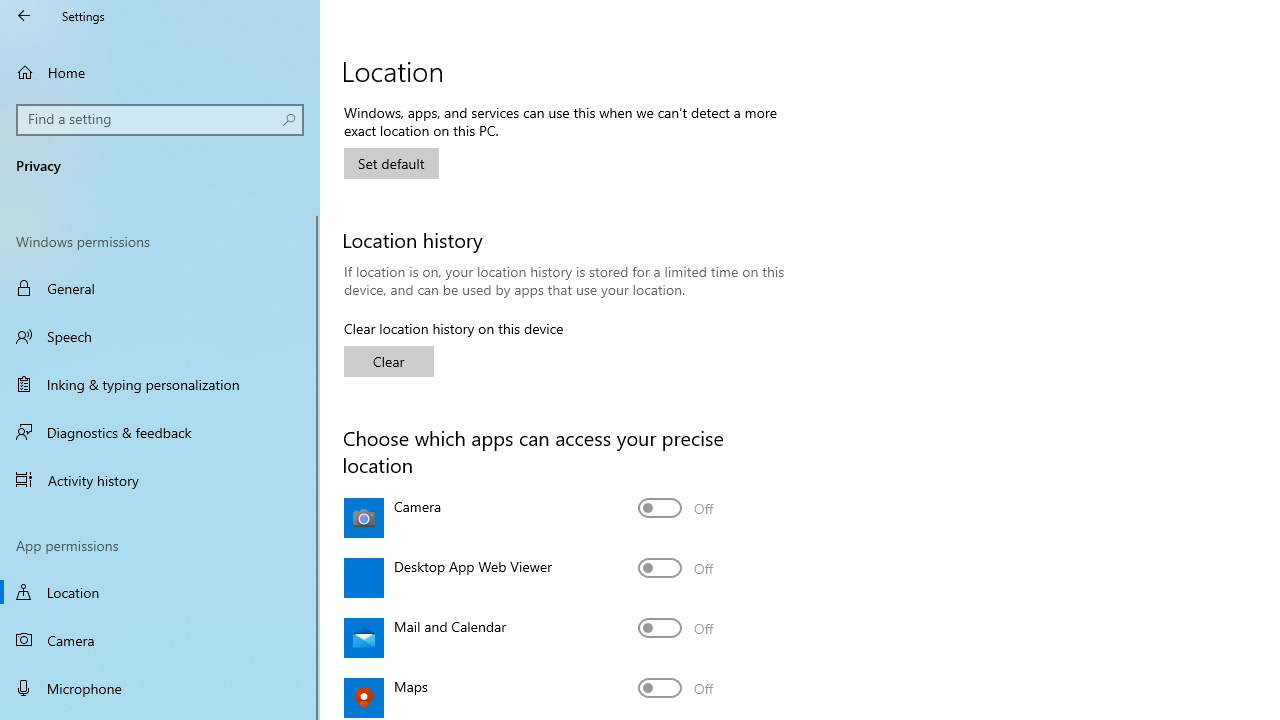 The image size is (1280, 720). What do you see at coordinates (160, 686) in the screenshot?
I see `'Microphone'` at bounding box center [160, 686].